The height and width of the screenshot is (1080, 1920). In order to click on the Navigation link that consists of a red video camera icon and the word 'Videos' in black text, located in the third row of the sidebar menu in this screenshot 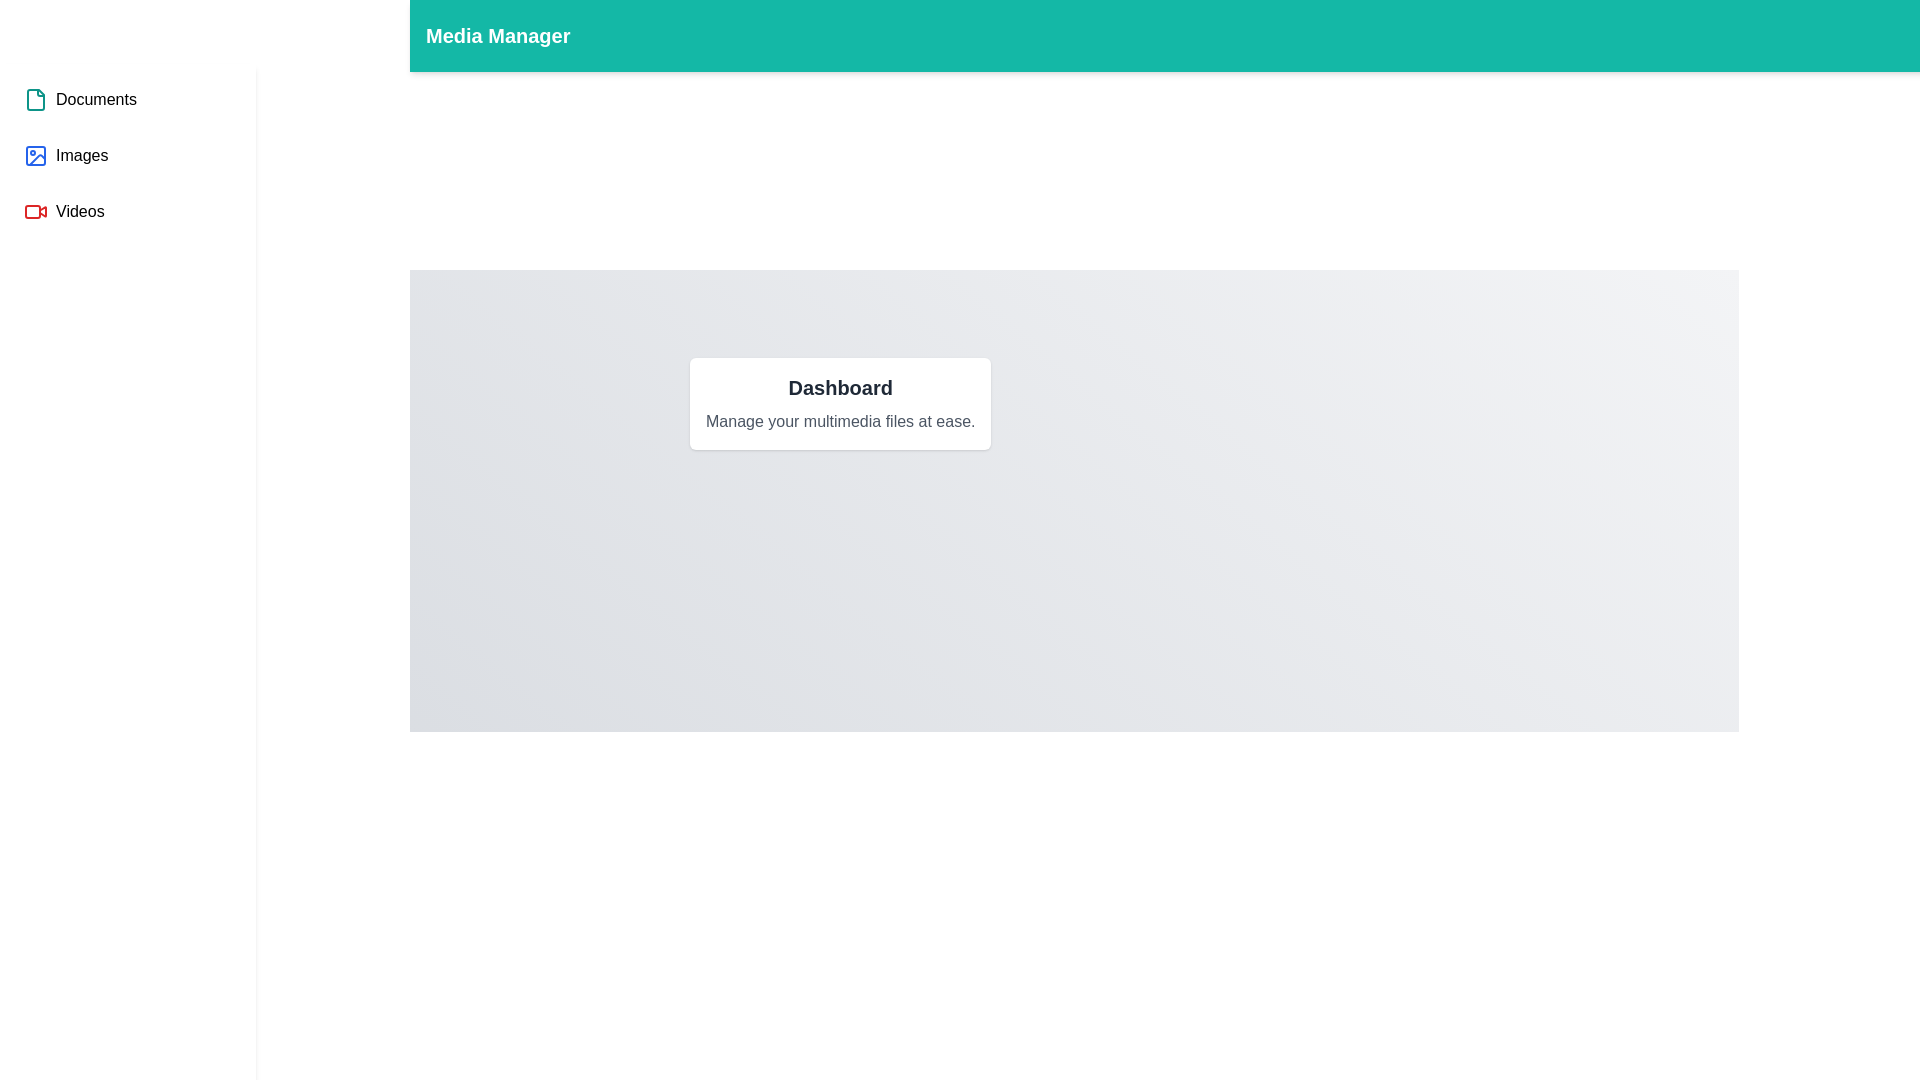, I will do `click(64, 212)`.